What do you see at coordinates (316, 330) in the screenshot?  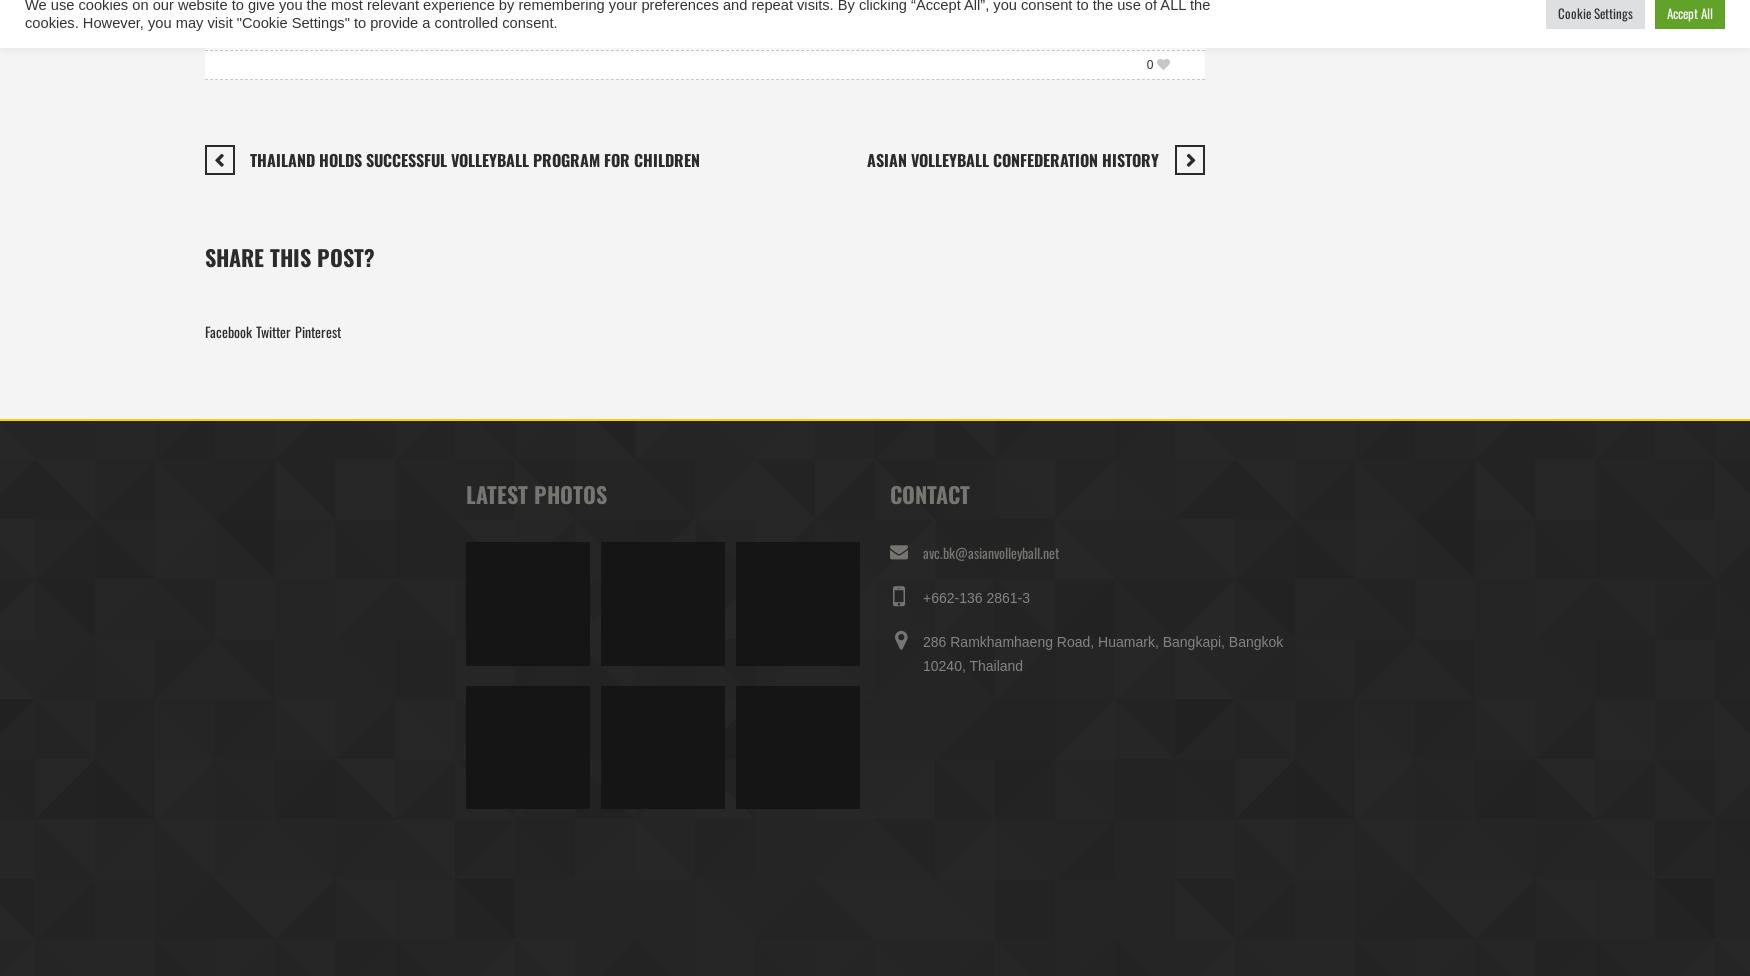 I see `'Pinterest'` at bounding box center [316, 330].